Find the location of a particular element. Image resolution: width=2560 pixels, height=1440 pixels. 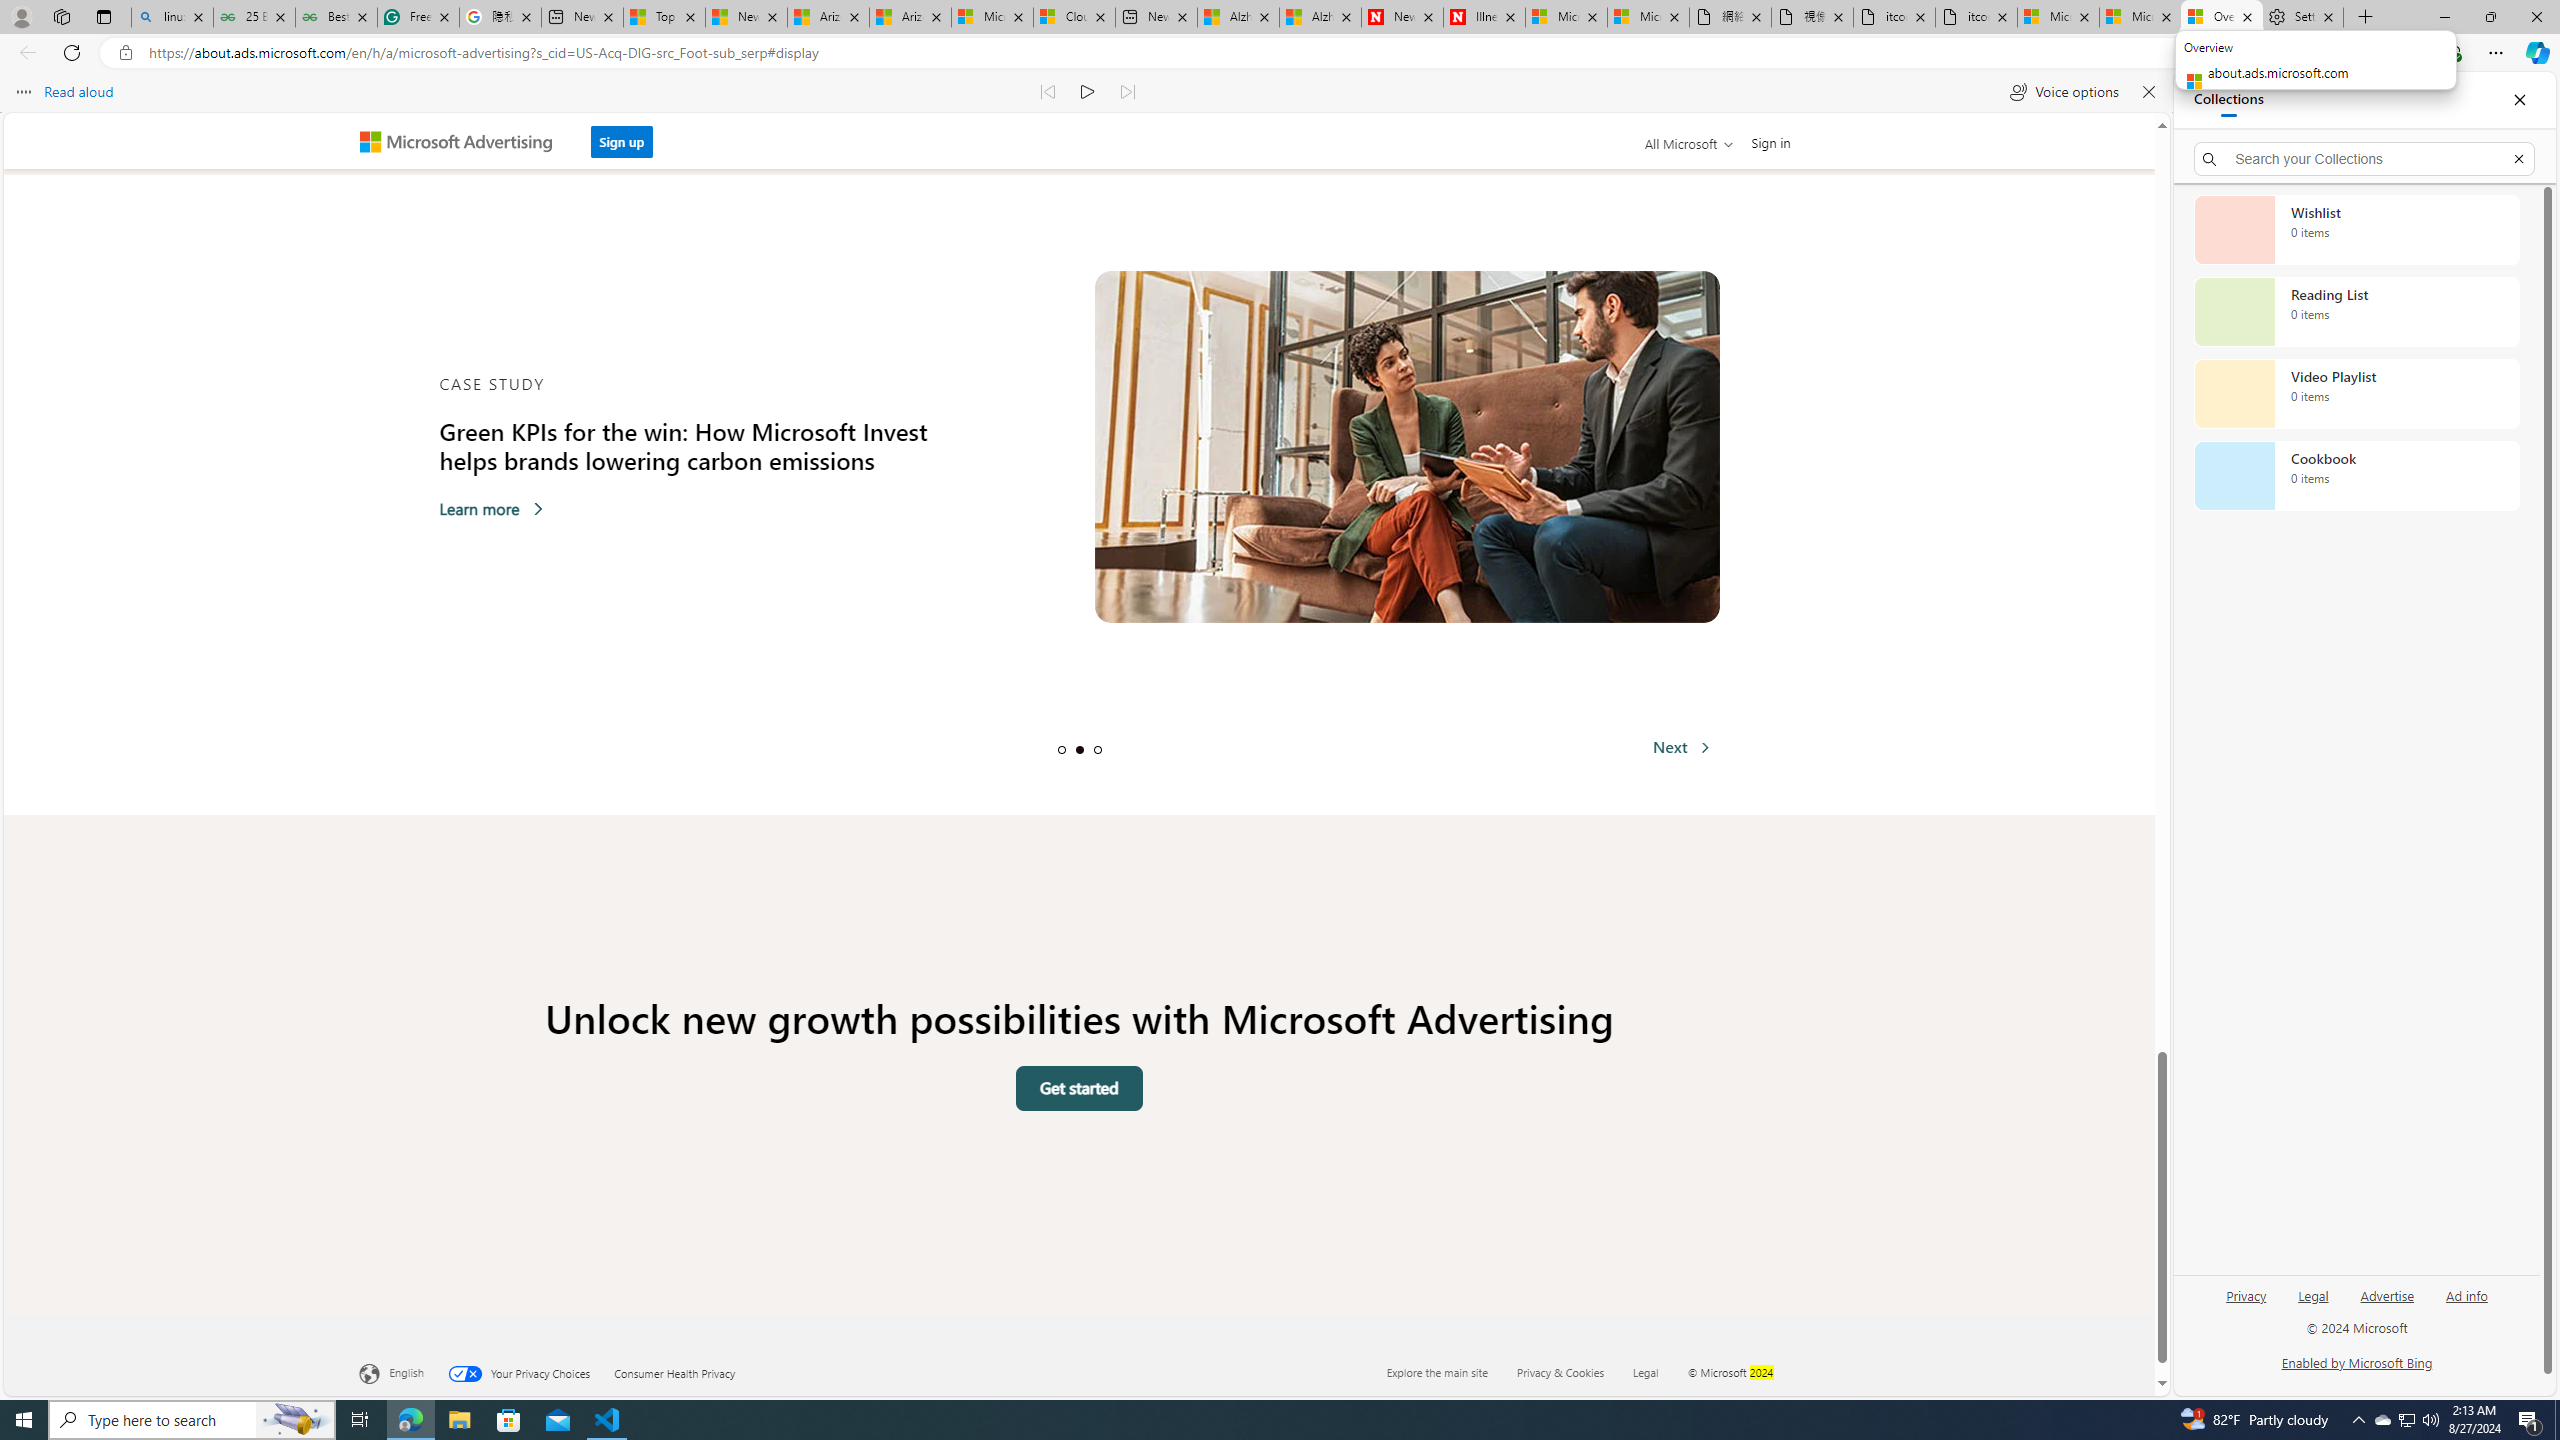

'Top Stories - MSN' is located at coordinates (664, 16).